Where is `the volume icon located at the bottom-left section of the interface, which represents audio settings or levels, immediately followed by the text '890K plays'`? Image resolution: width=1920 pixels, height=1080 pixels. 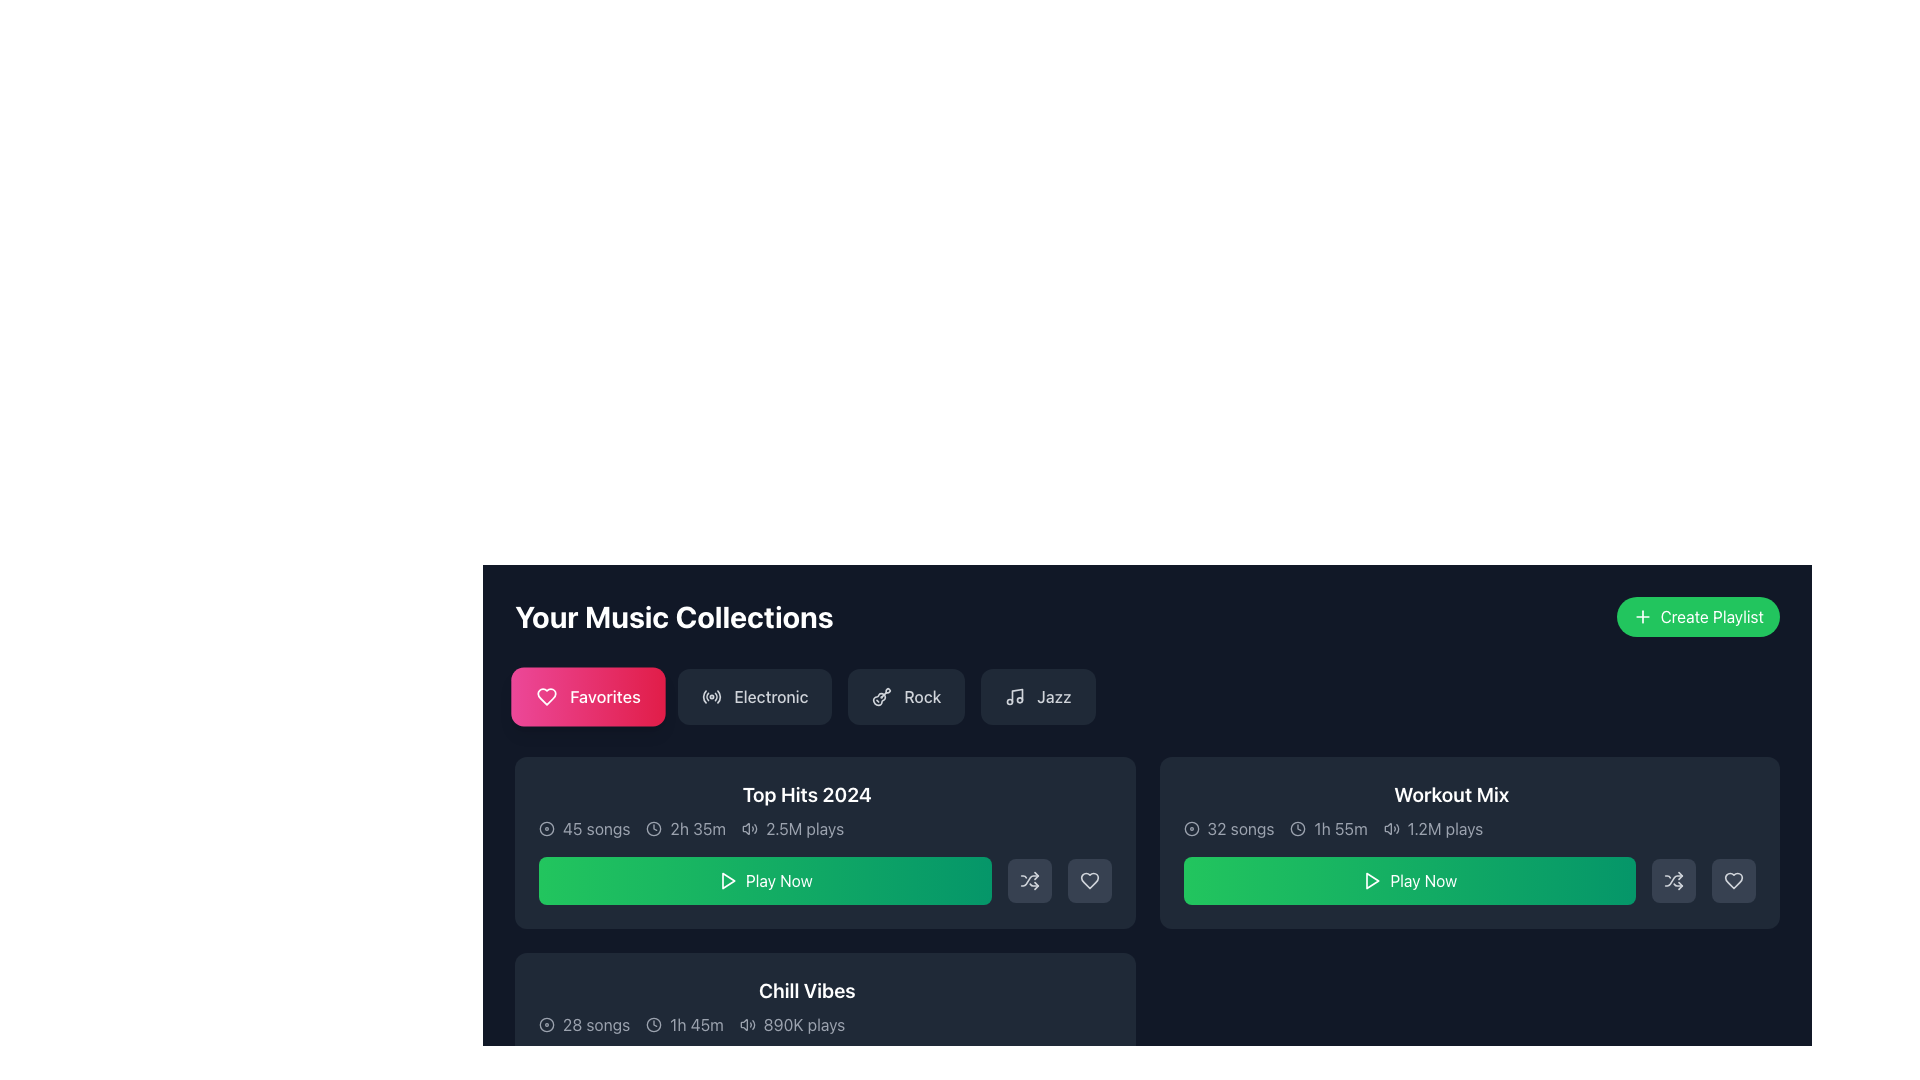 the volume icon located at the bottom-left section of the interface, which represents audio settings or levels, immediately followed by the text '890K plays' is located at coordinates (746, 1025).